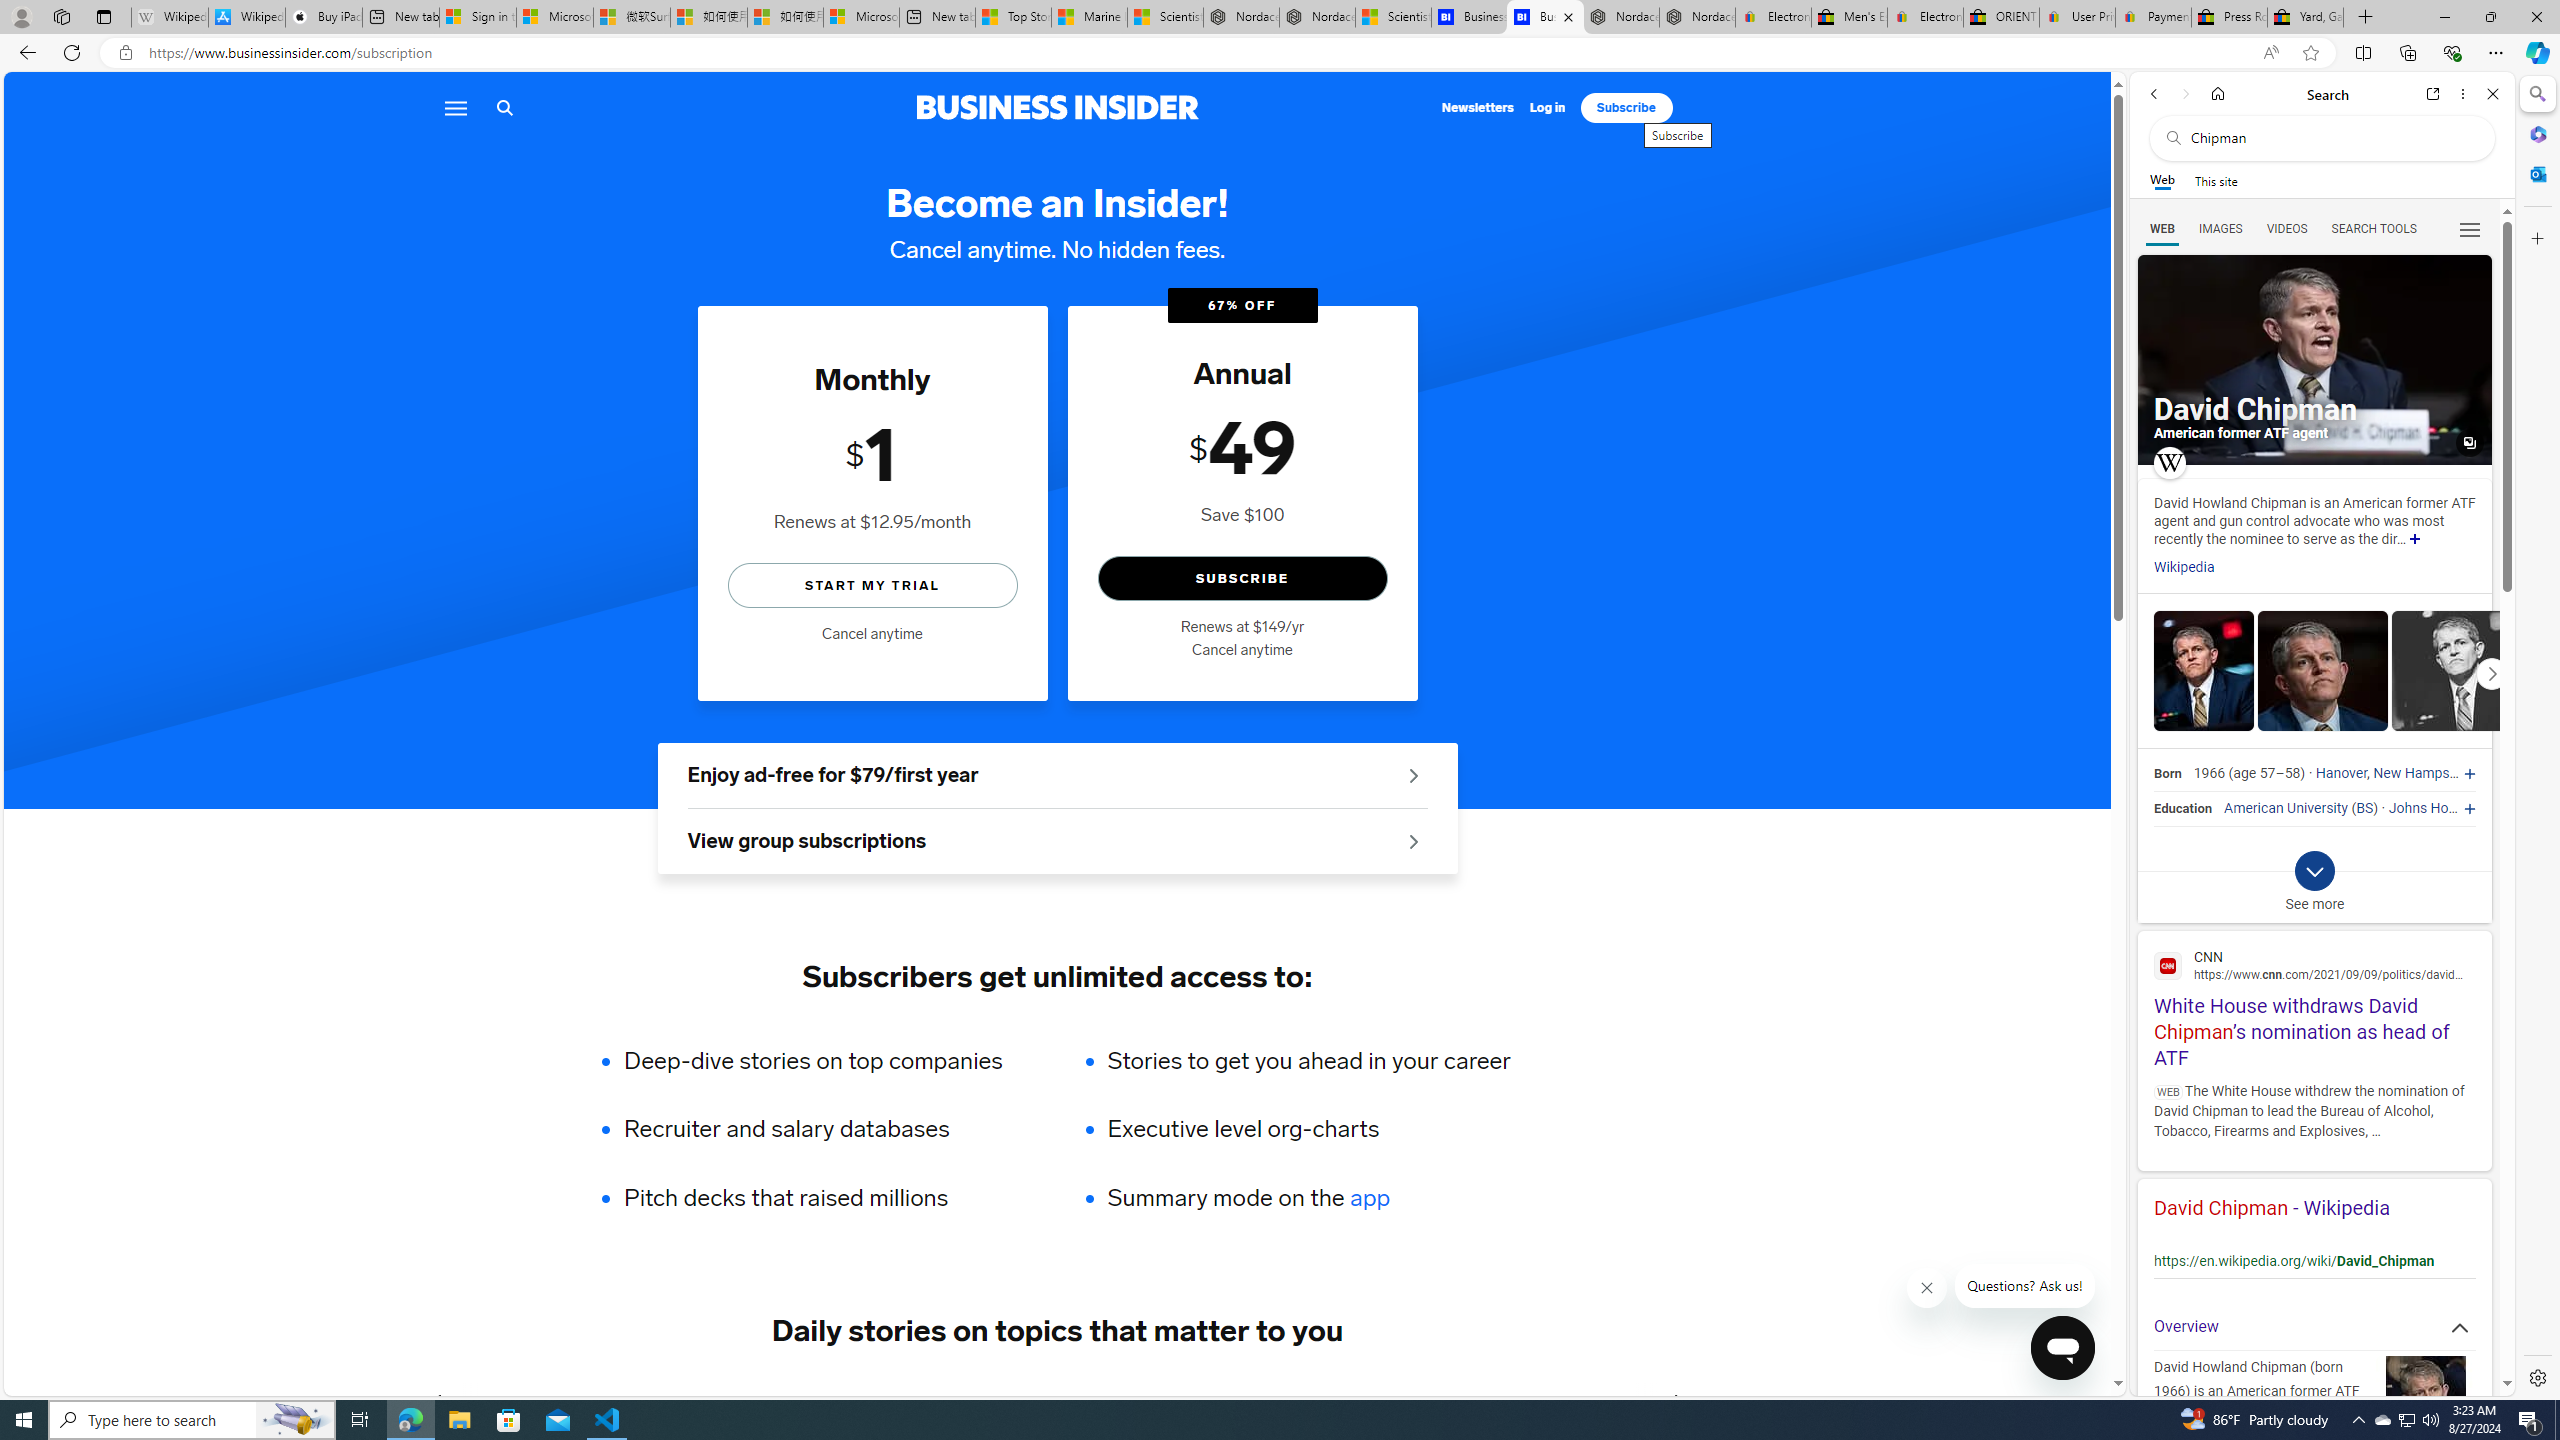 Image resolution: width=2560 pixels, height=1440 pixels. I want to click on 'American University', so click(2286, 808).